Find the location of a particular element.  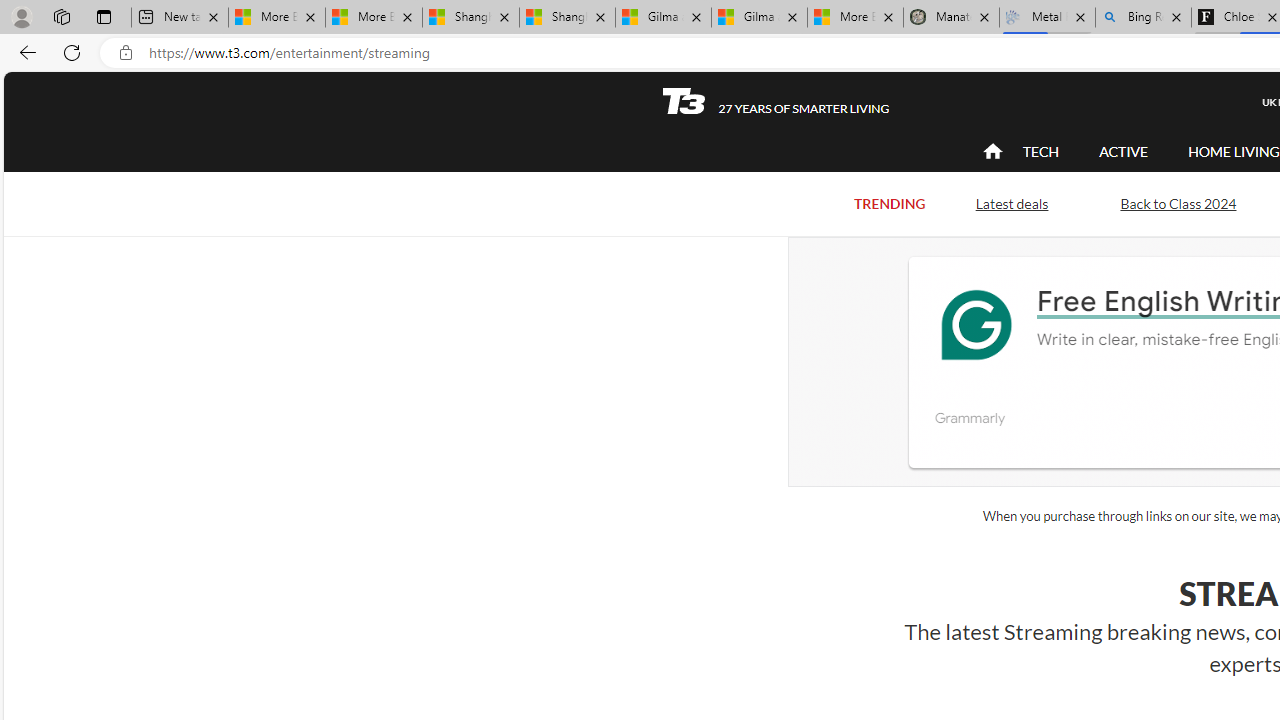

'Gilma and Hector both pose tropical trouble for Hawaii' is located at coordinates (758, 17).